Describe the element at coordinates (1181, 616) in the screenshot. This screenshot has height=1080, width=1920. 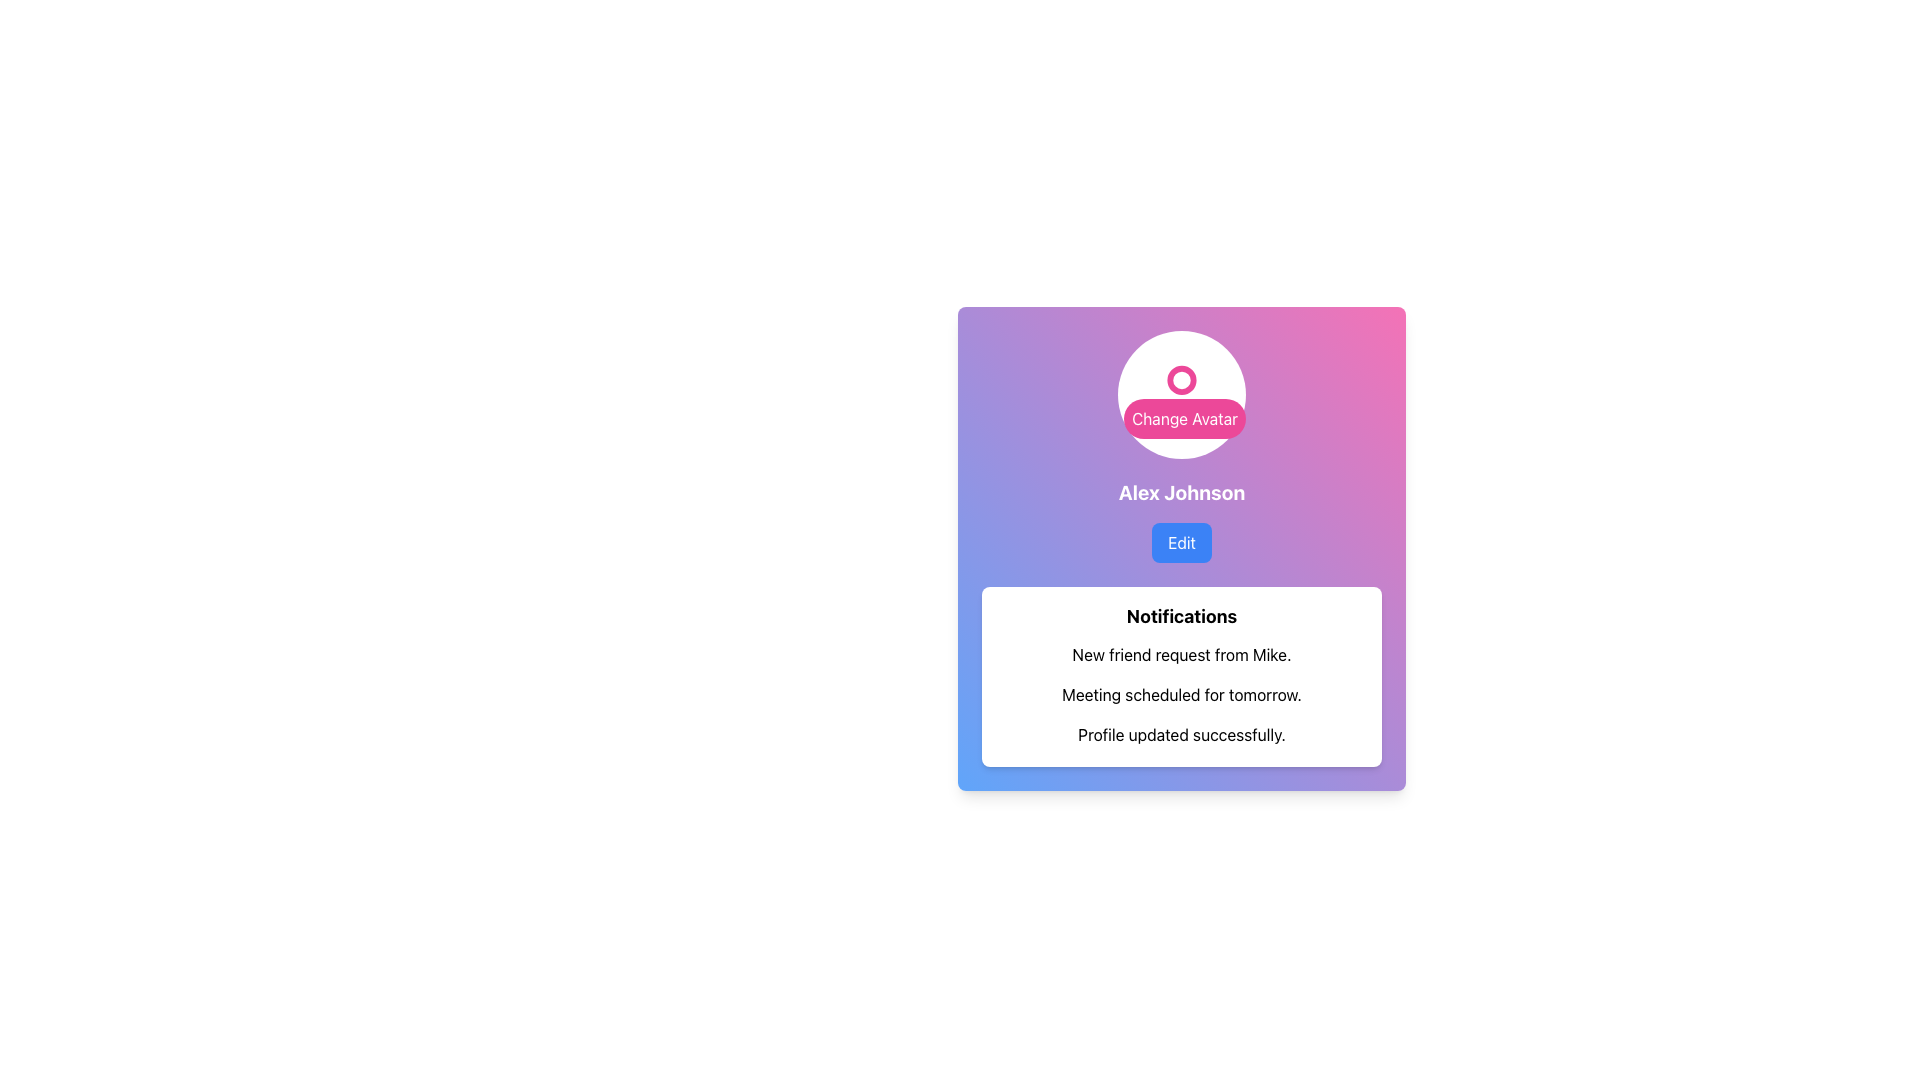
I see `text label located at the top of the notification section, which serves as the heading for the messages below` at that location.